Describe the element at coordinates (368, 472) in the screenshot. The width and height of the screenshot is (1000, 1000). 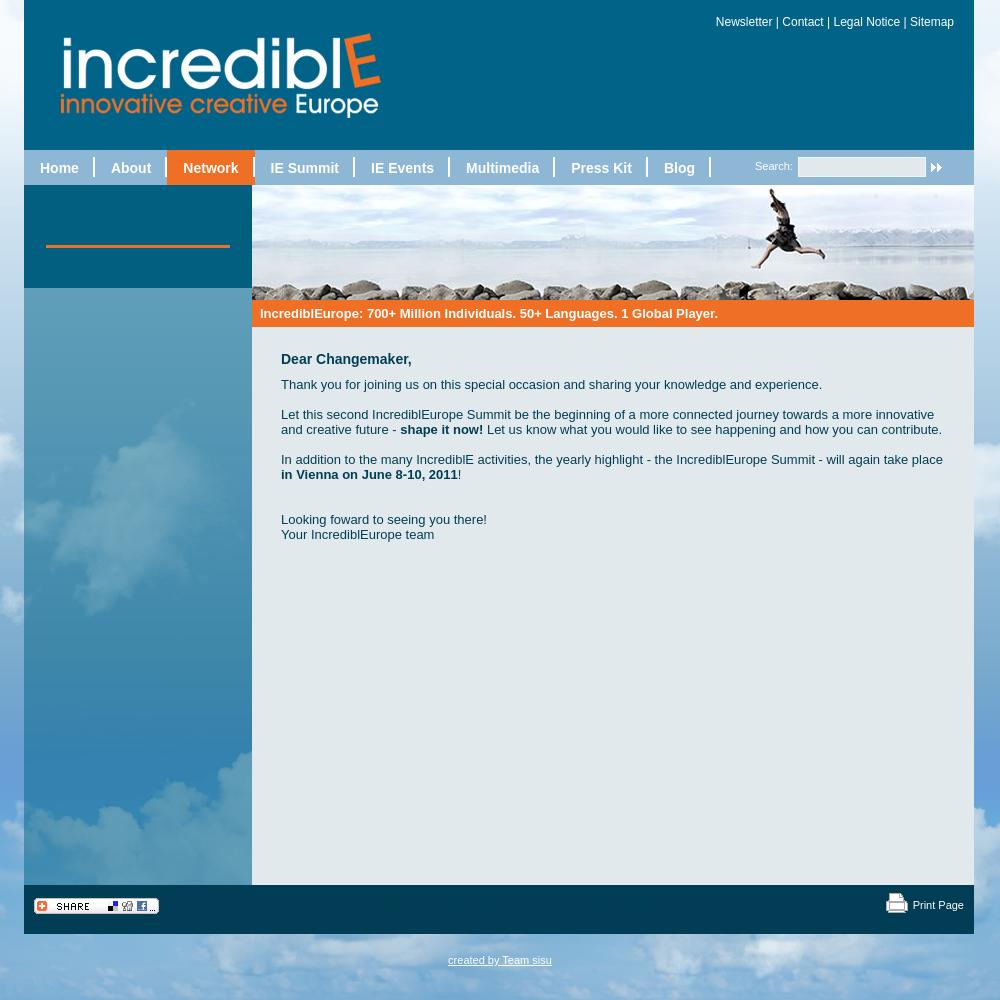
I see `'in Vienna on June 8-10, 2011'` at that location.